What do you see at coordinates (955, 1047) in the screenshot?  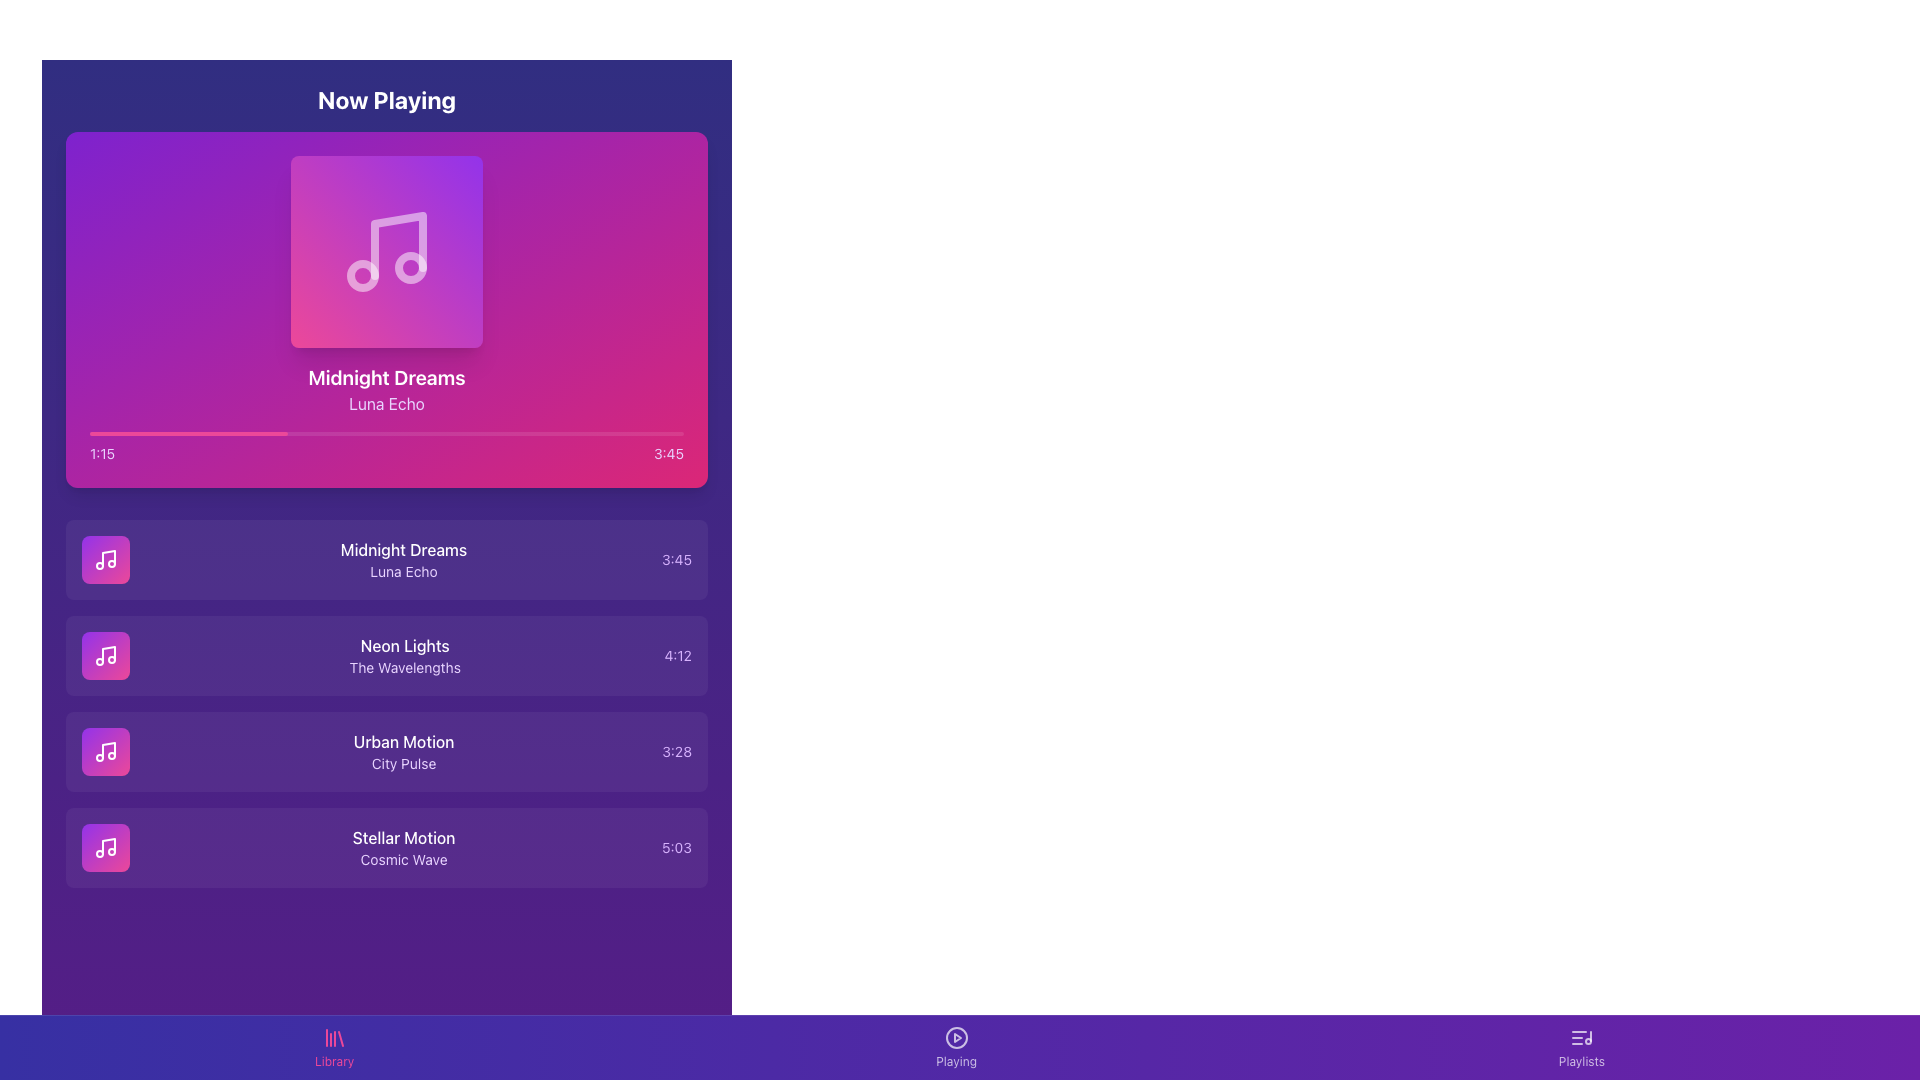 I see `the navigation button in the bottom navigation bar that leads to the 'Playing' section of the application` at bounding box center [955, 1047].